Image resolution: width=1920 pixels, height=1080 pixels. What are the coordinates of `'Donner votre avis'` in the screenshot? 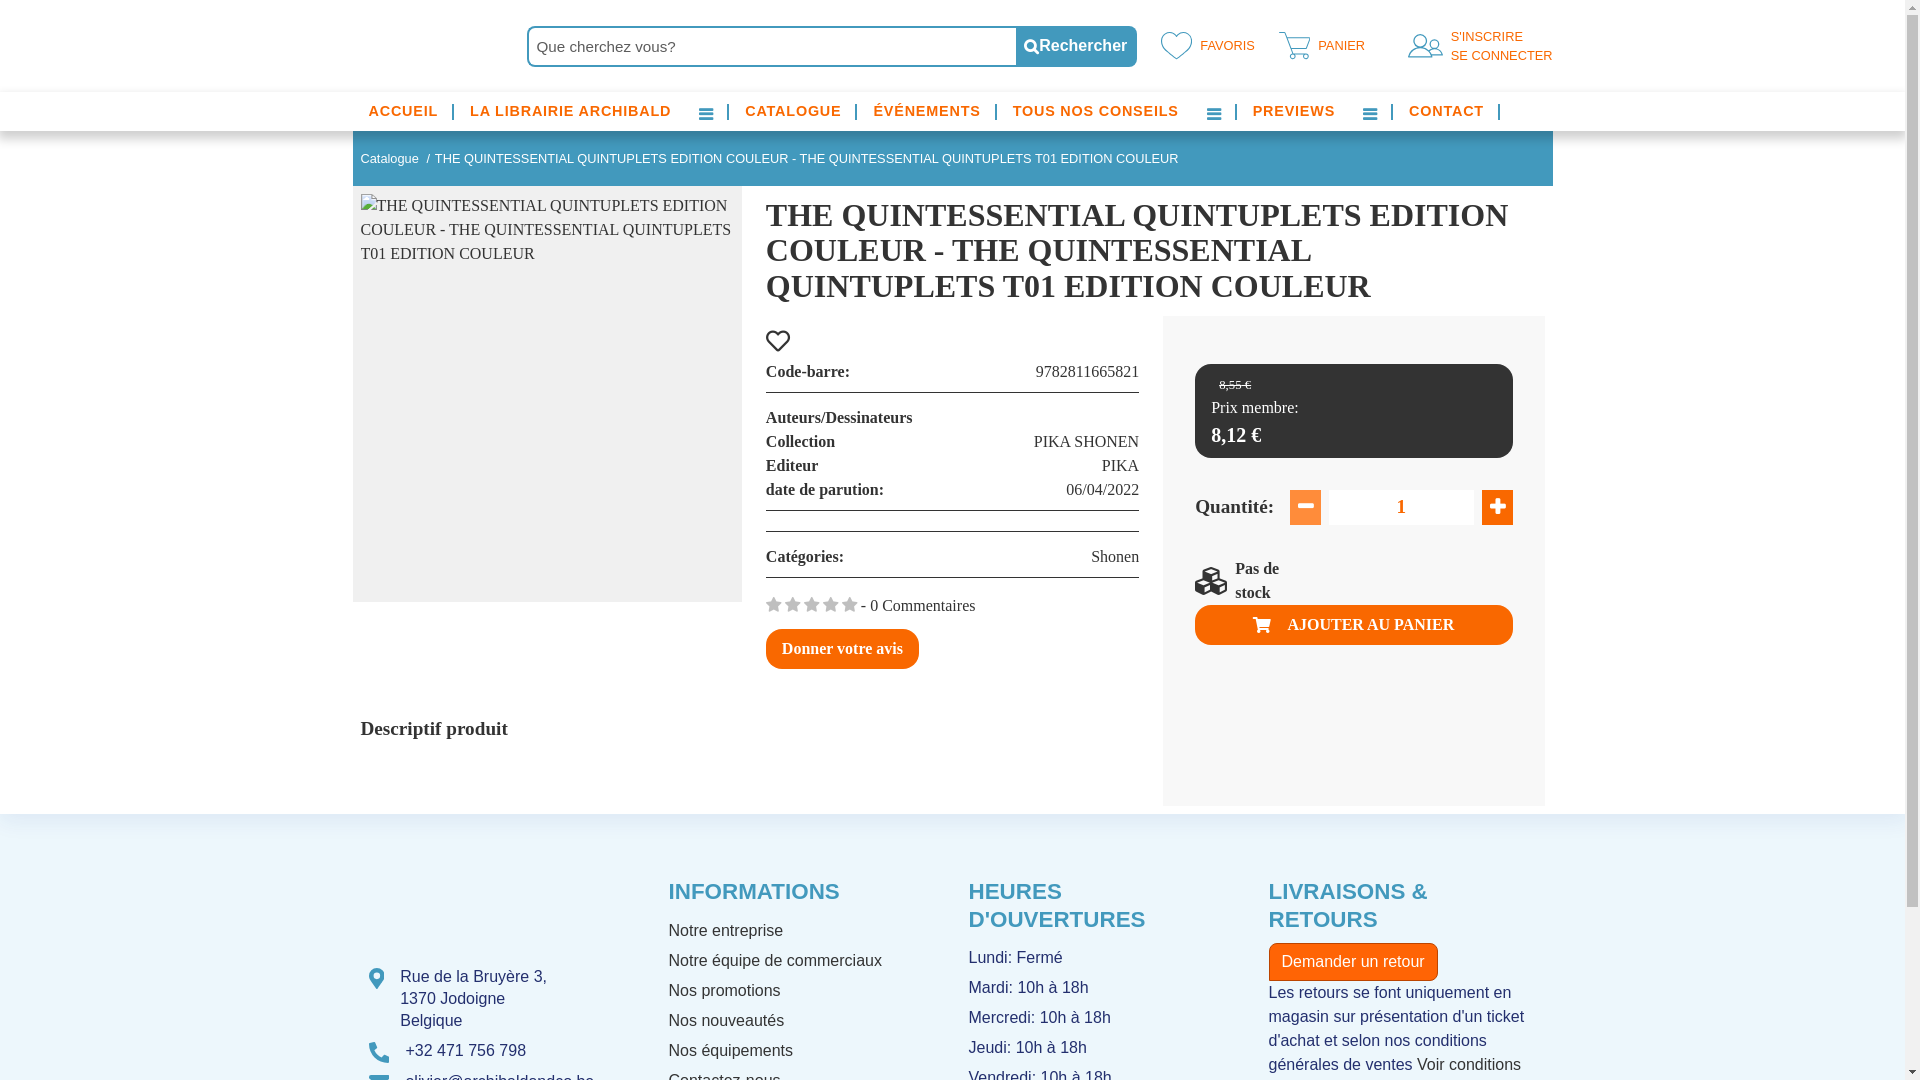 It's located at (765, 648).